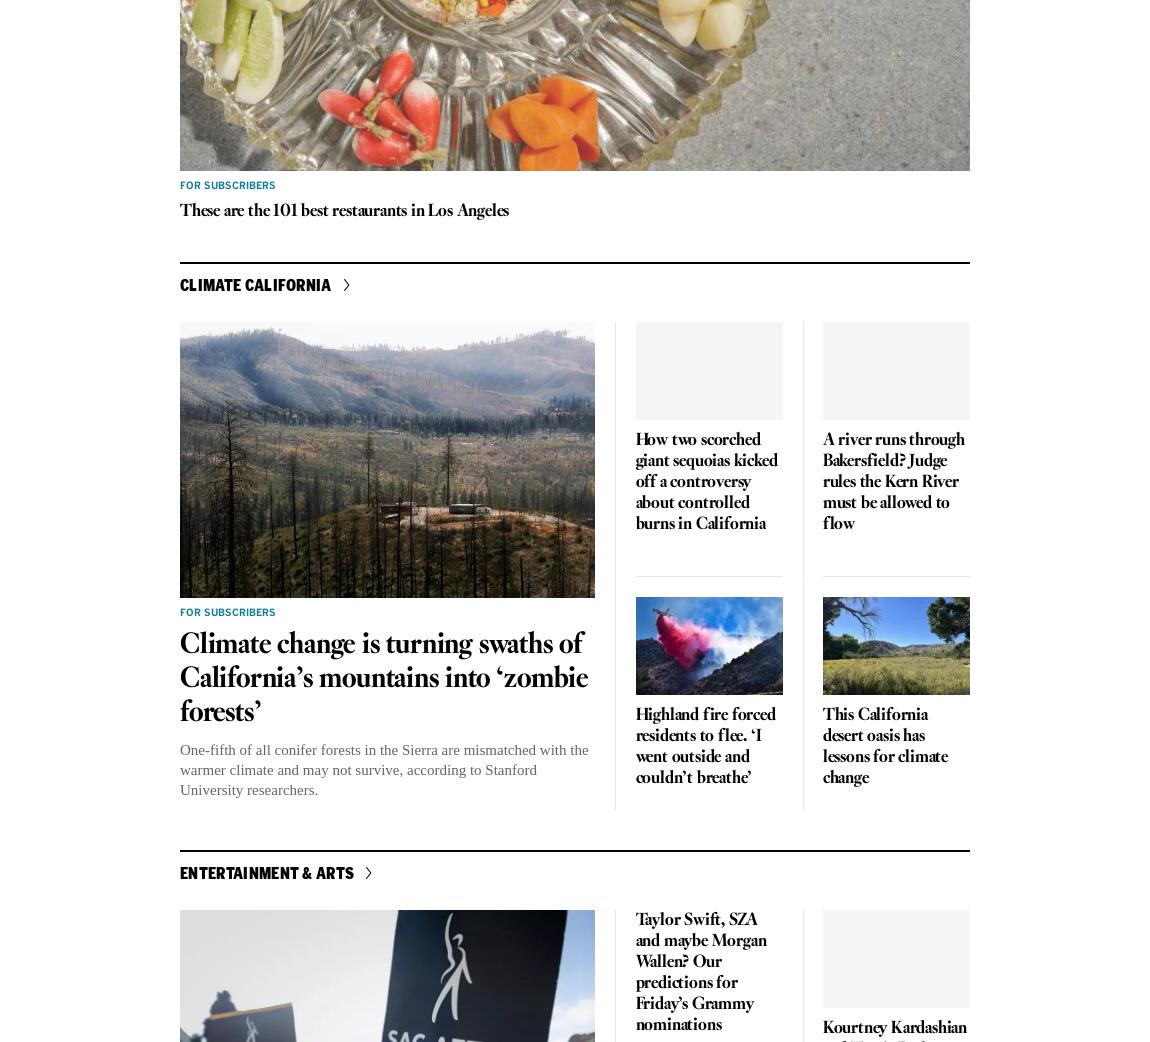 This screenshot has height=1042, width=1150. Describe the element at coordinates (699, 973) in the screenshot. I see `'Taylor Swift, SZA and maybe Morgan Wallen? Our predictions for Friday’s Grammy nominations'` at that location.